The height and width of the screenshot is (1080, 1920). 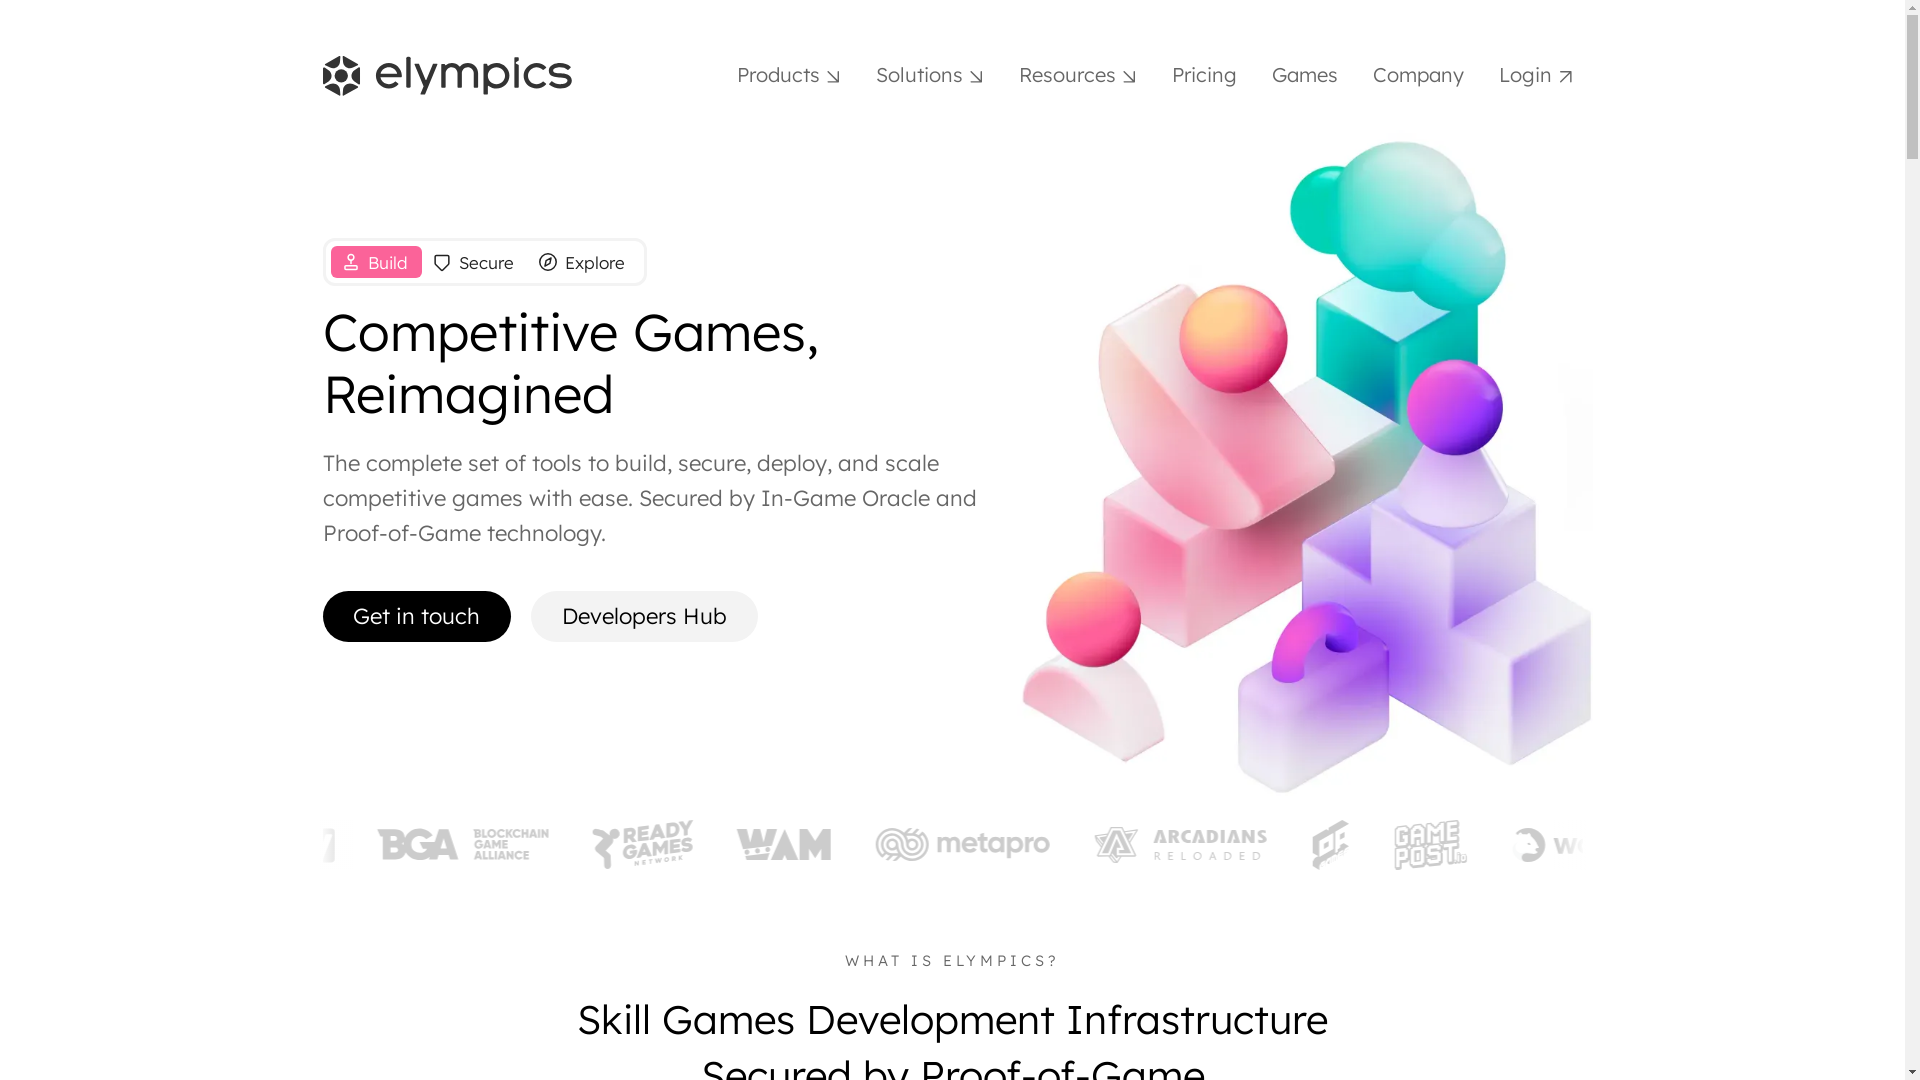 I want to click on 'Explore', so click(x=582, y=261).